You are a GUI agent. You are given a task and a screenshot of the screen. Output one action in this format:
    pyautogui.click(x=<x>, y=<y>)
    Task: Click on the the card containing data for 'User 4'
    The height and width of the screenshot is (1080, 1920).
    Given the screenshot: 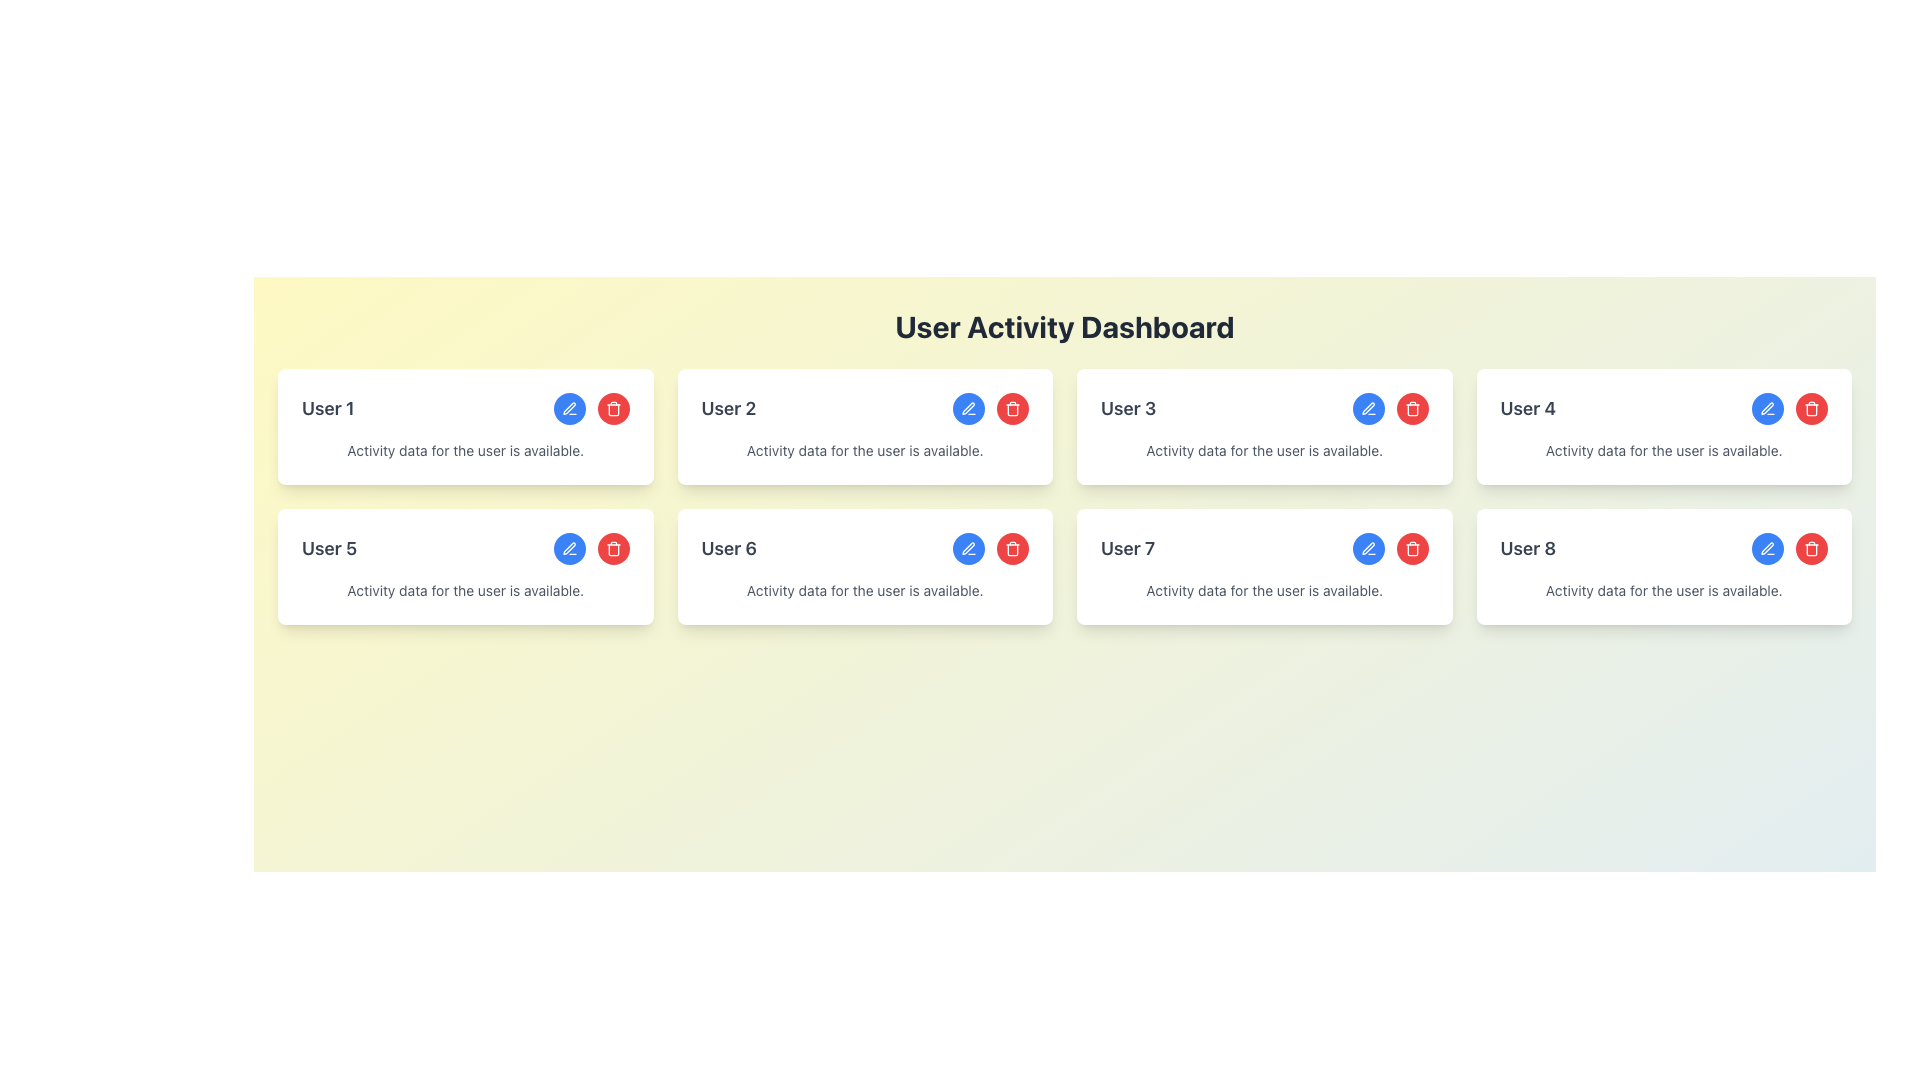 What is the action you would take?
    pyautogui.click(x=1664, y=426)
    